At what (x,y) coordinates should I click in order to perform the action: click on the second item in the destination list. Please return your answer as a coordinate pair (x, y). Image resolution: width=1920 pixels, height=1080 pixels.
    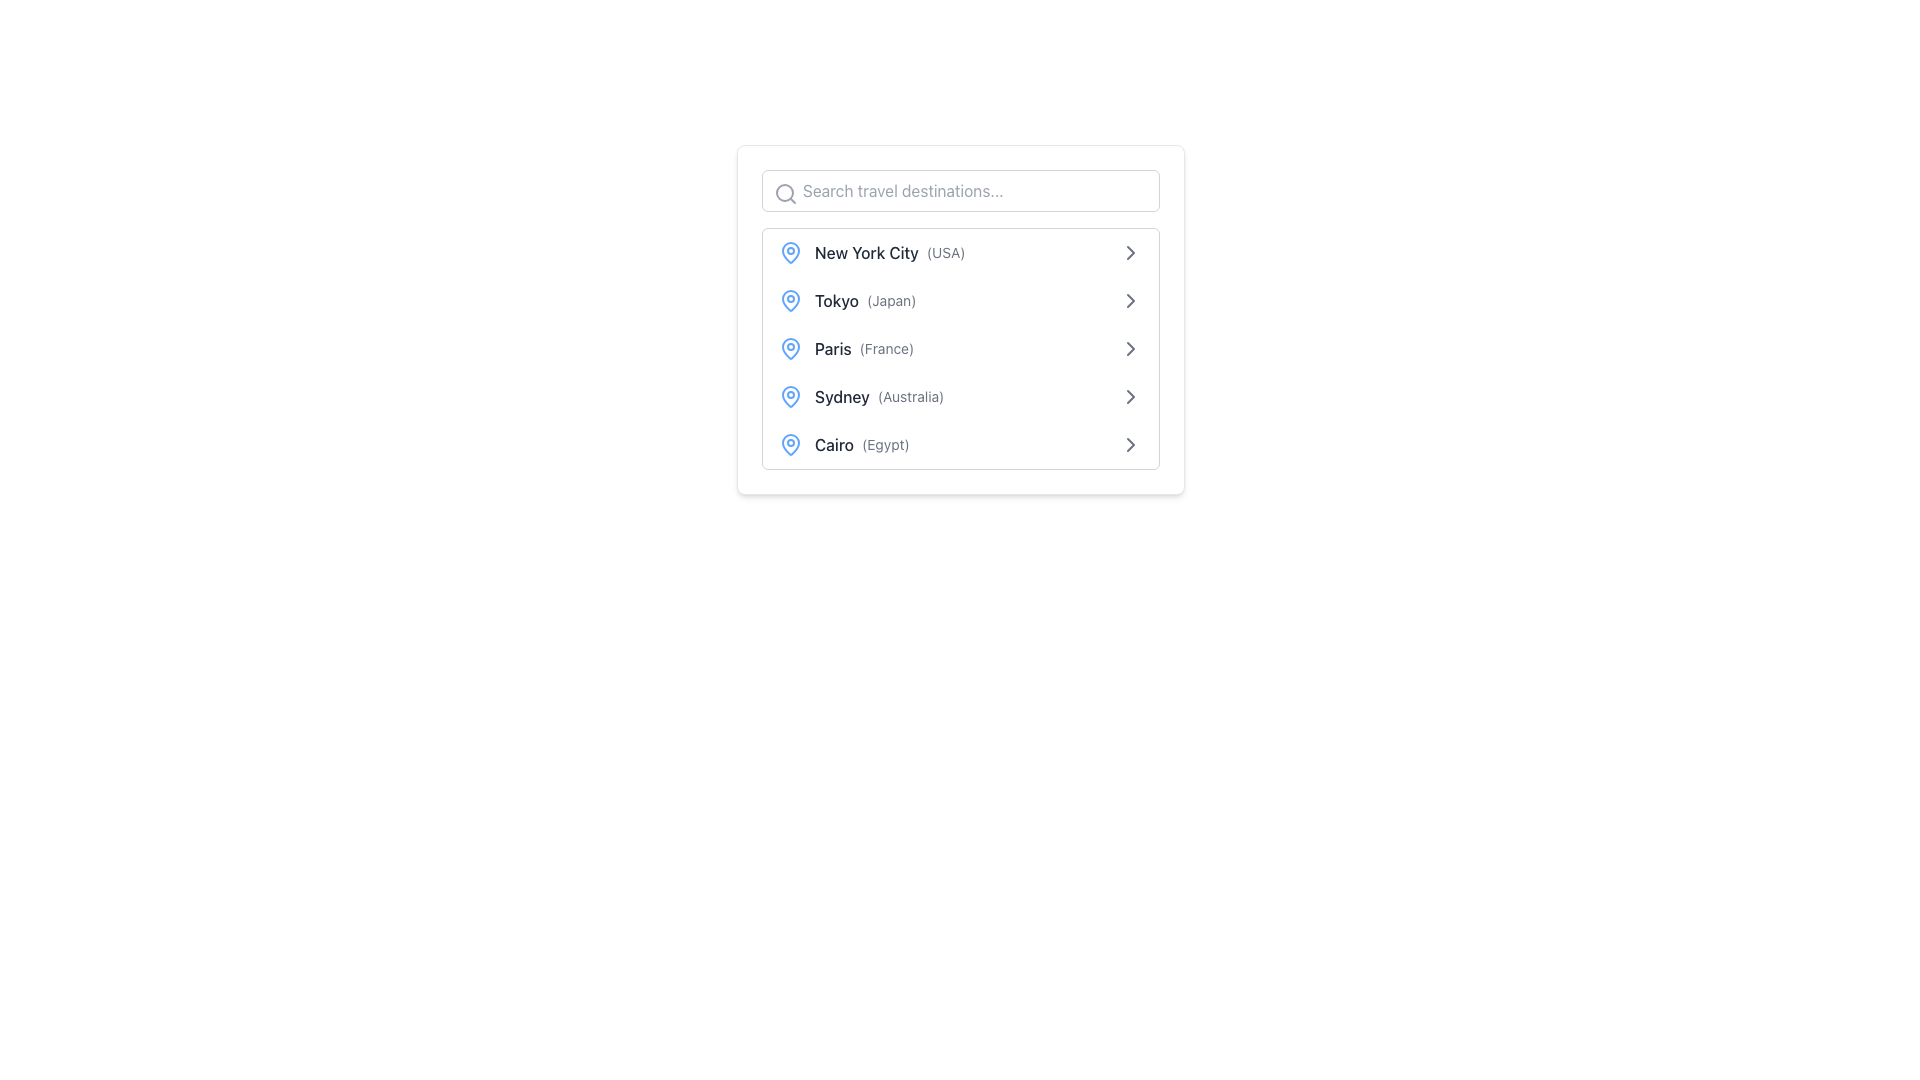
    Looking at the image, I should click on (960, 300).